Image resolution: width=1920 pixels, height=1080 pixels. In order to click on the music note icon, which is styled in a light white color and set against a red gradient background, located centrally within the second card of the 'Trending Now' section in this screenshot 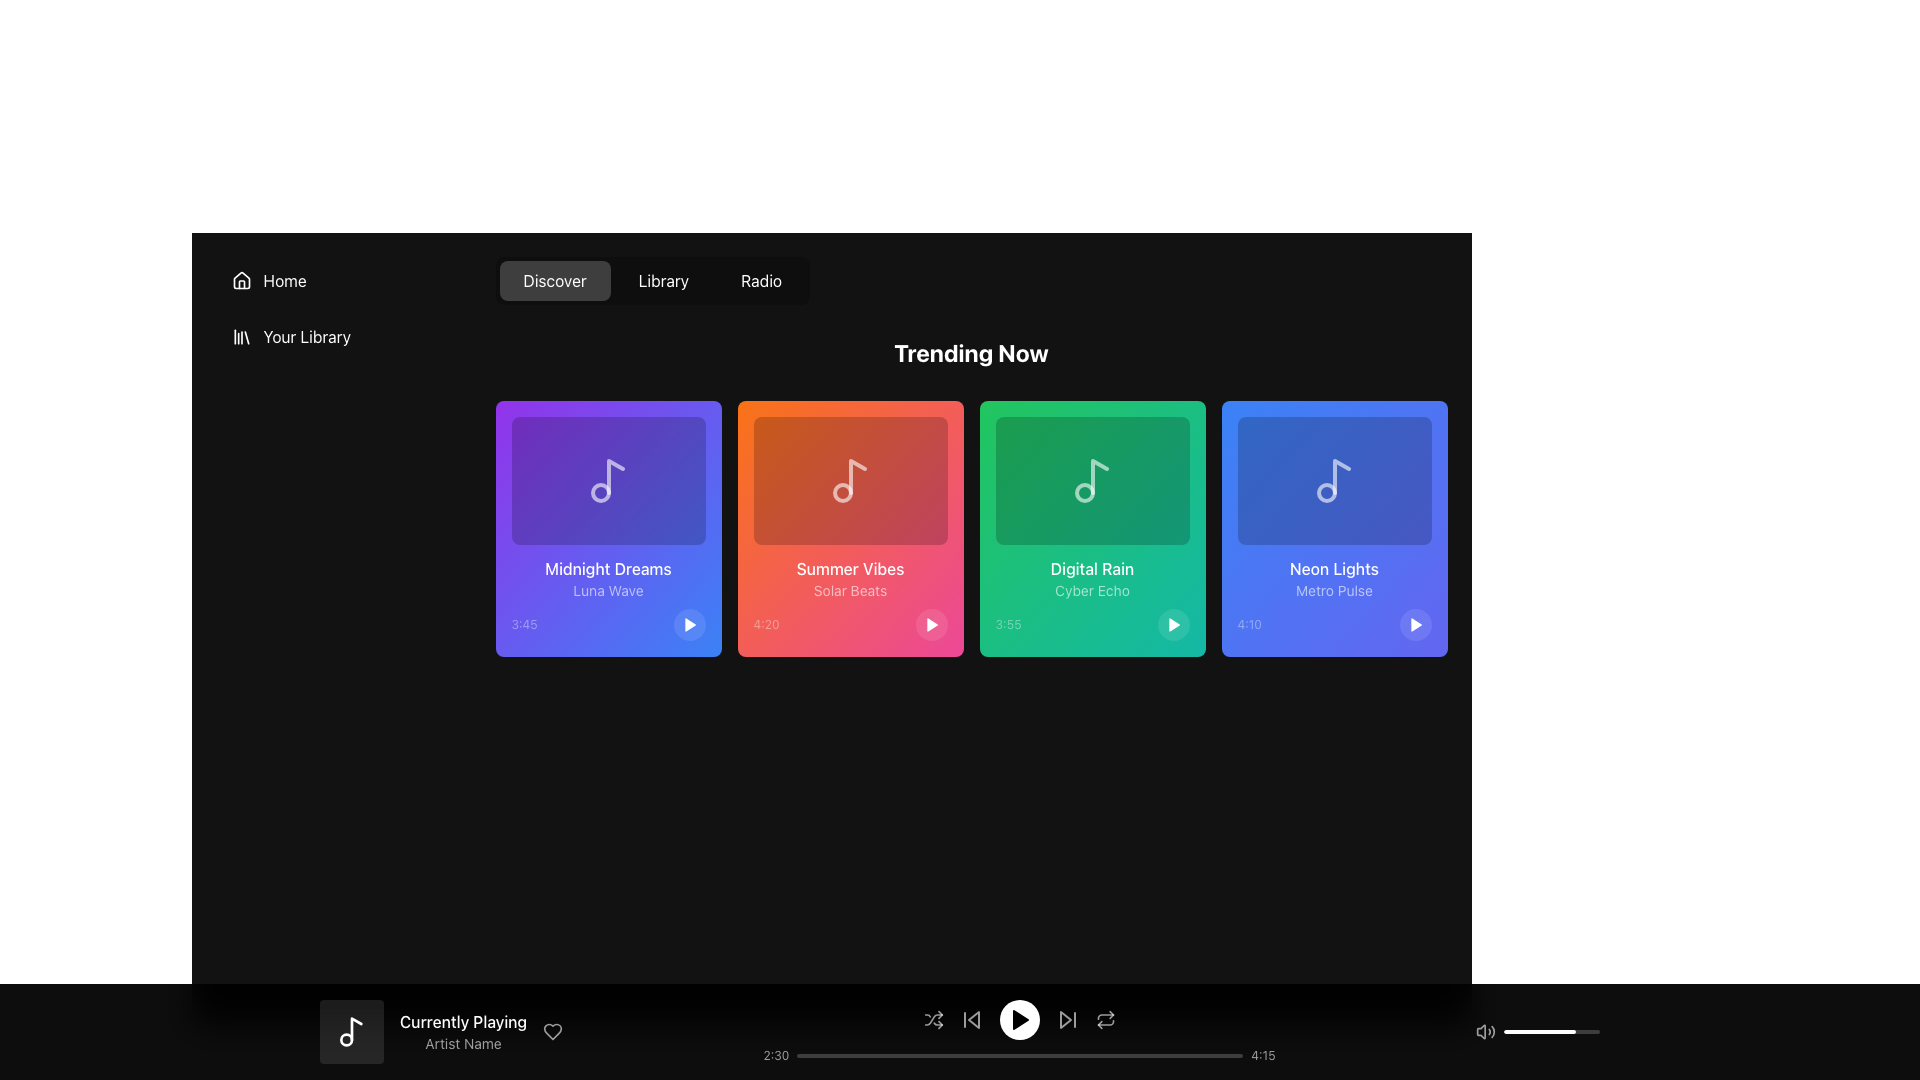, I will do `click(850, 481)`.